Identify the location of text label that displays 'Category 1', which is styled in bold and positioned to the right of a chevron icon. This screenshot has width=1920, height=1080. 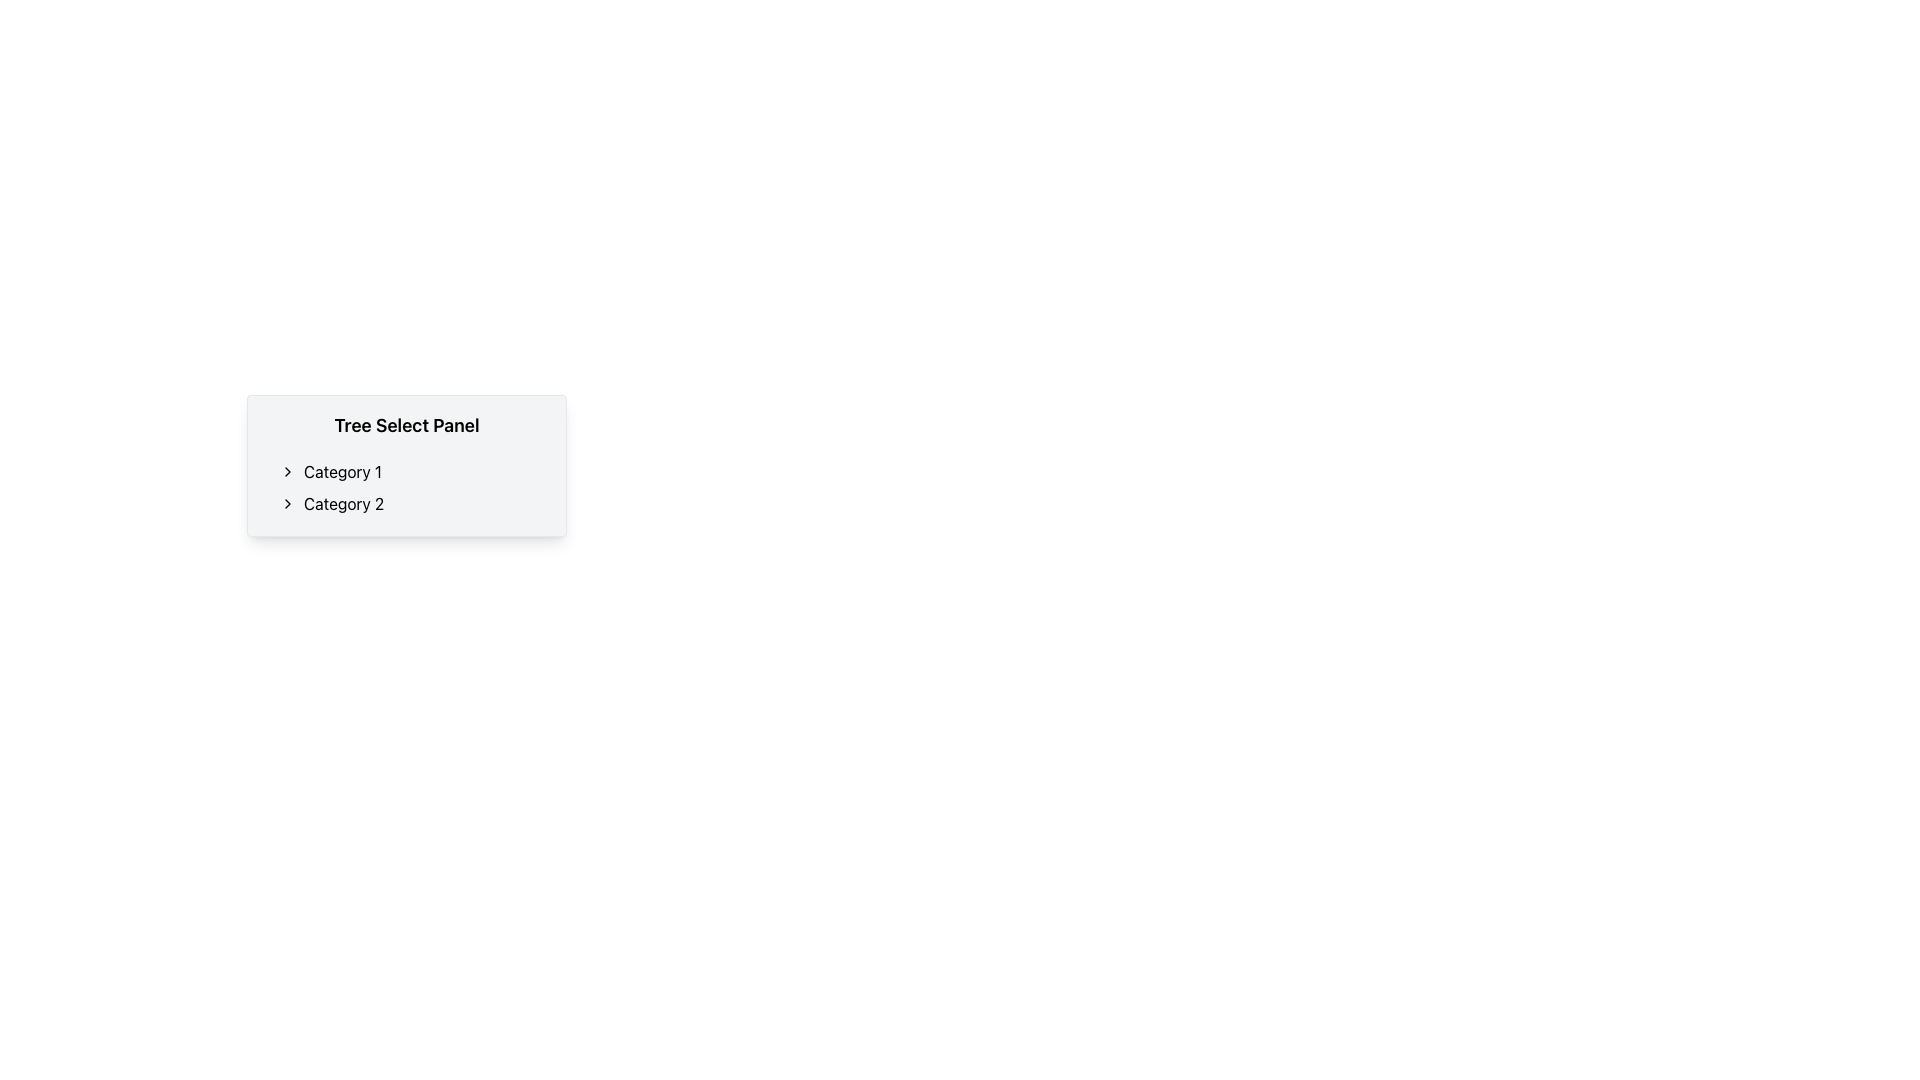
(342, 471).